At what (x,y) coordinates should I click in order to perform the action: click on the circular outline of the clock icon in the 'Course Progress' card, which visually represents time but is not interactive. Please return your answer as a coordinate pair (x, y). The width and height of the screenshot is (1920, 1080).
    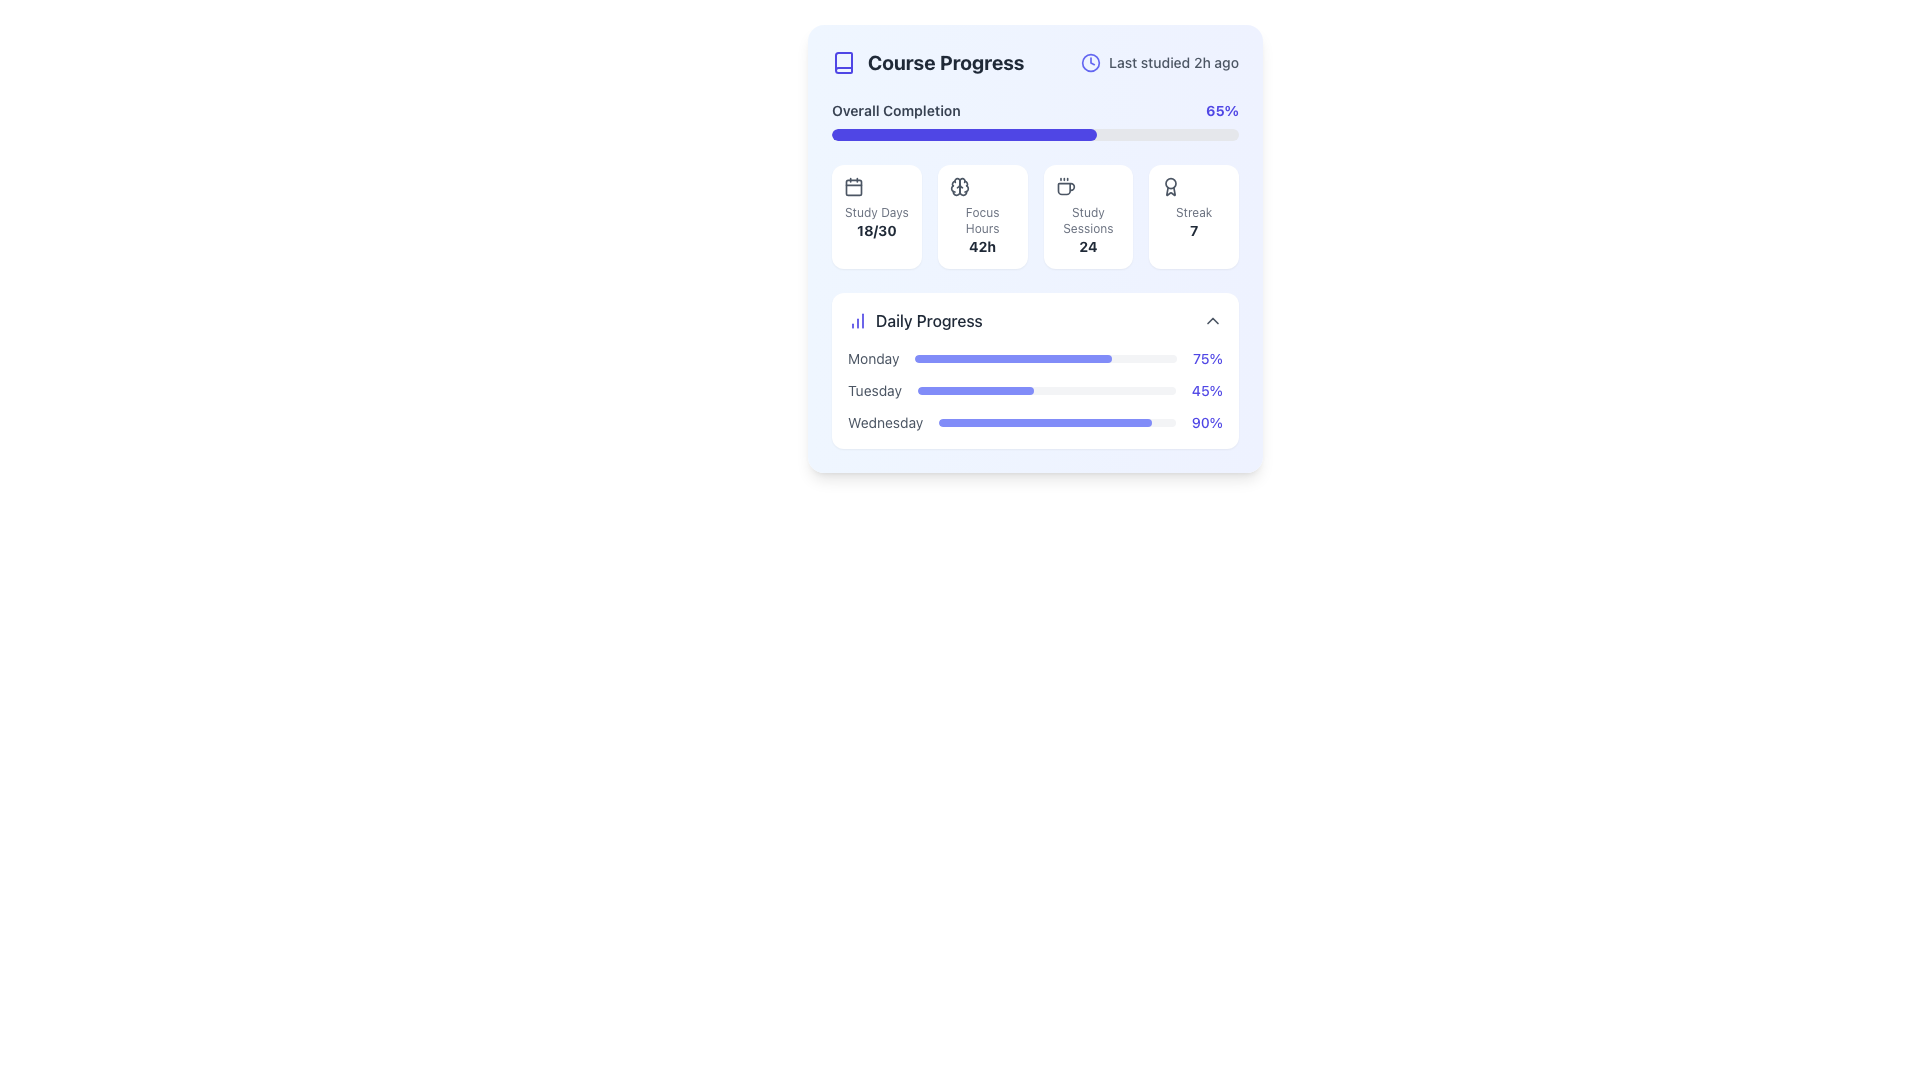
    Looking at the image, I should click on (1089, 61).